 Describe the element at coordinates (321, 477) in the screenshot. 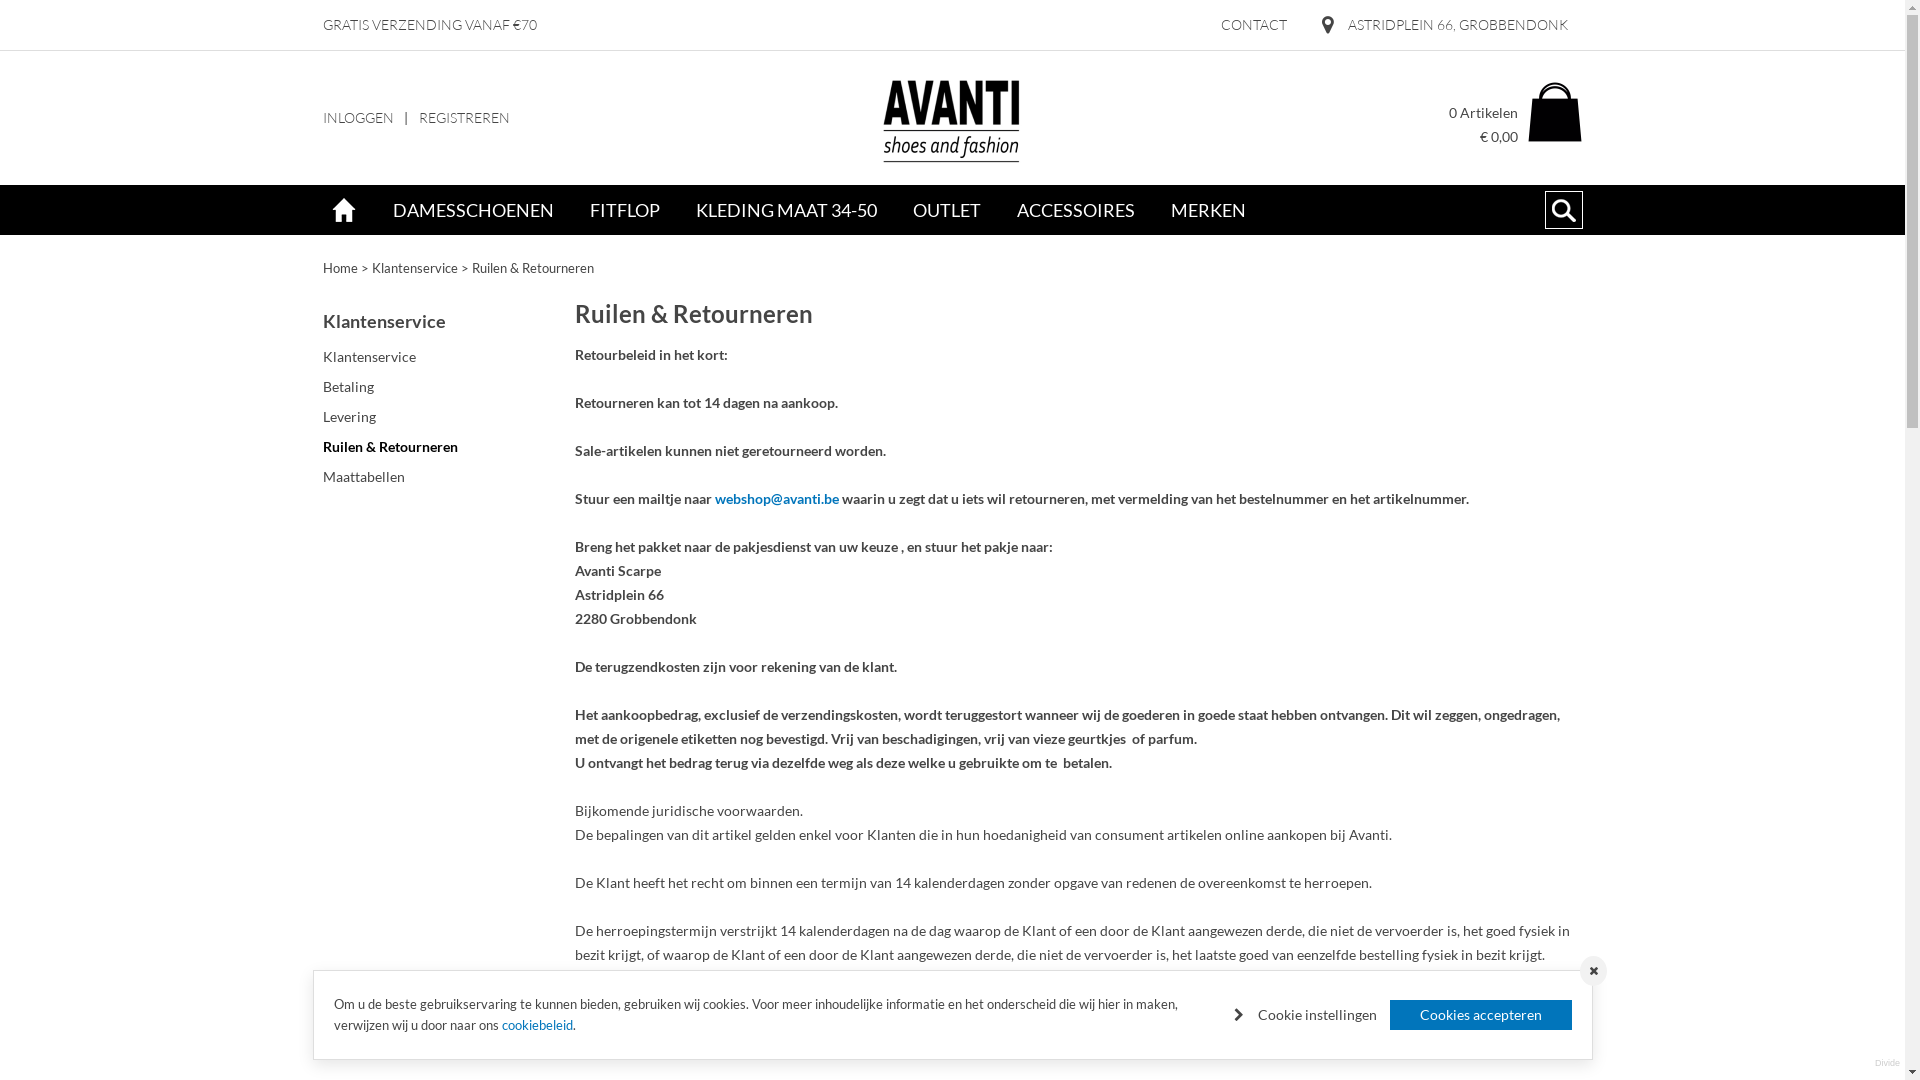

I see `'Maattabellen'` at that location.